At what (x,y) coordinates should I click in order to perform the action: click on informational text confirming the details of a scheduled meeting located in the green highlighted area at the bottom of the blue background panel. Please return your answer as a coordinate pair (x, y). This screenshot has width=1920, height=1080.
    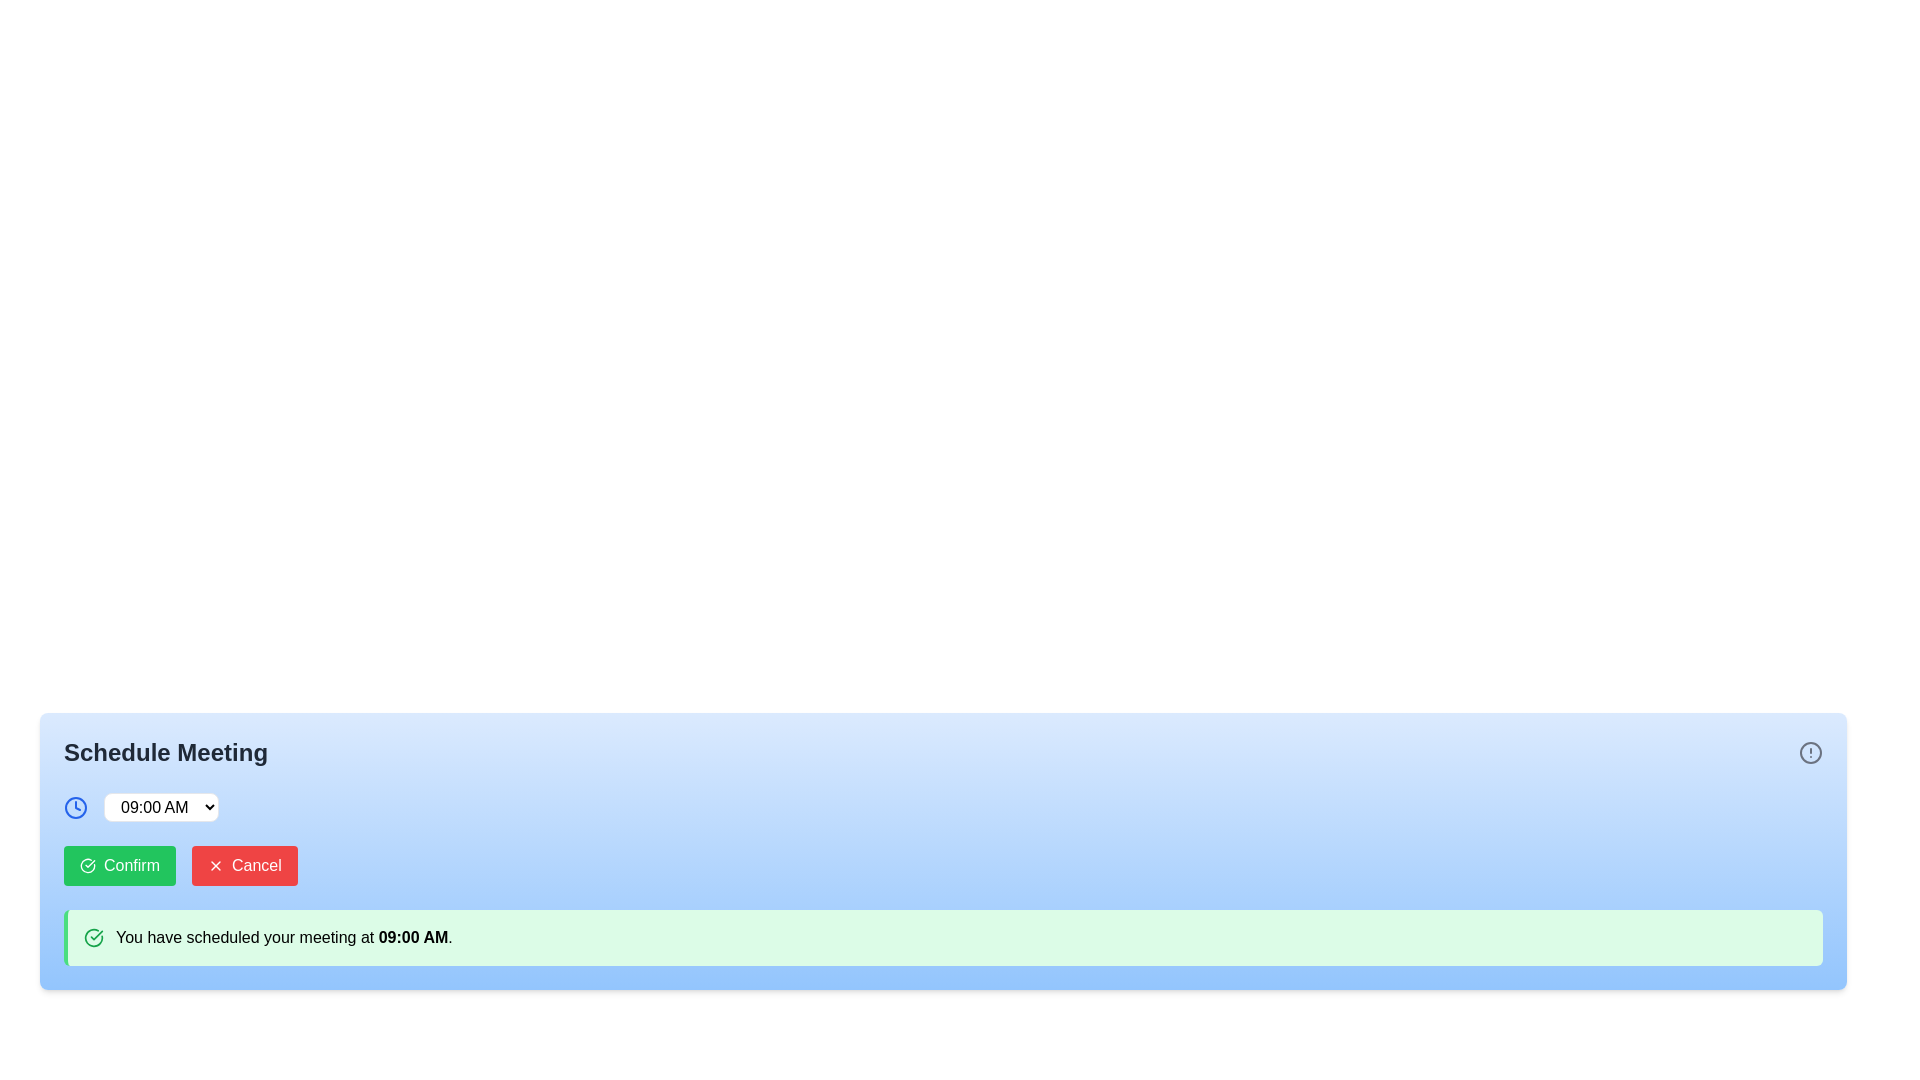
    Looking at the image, I should click on (283, 937).